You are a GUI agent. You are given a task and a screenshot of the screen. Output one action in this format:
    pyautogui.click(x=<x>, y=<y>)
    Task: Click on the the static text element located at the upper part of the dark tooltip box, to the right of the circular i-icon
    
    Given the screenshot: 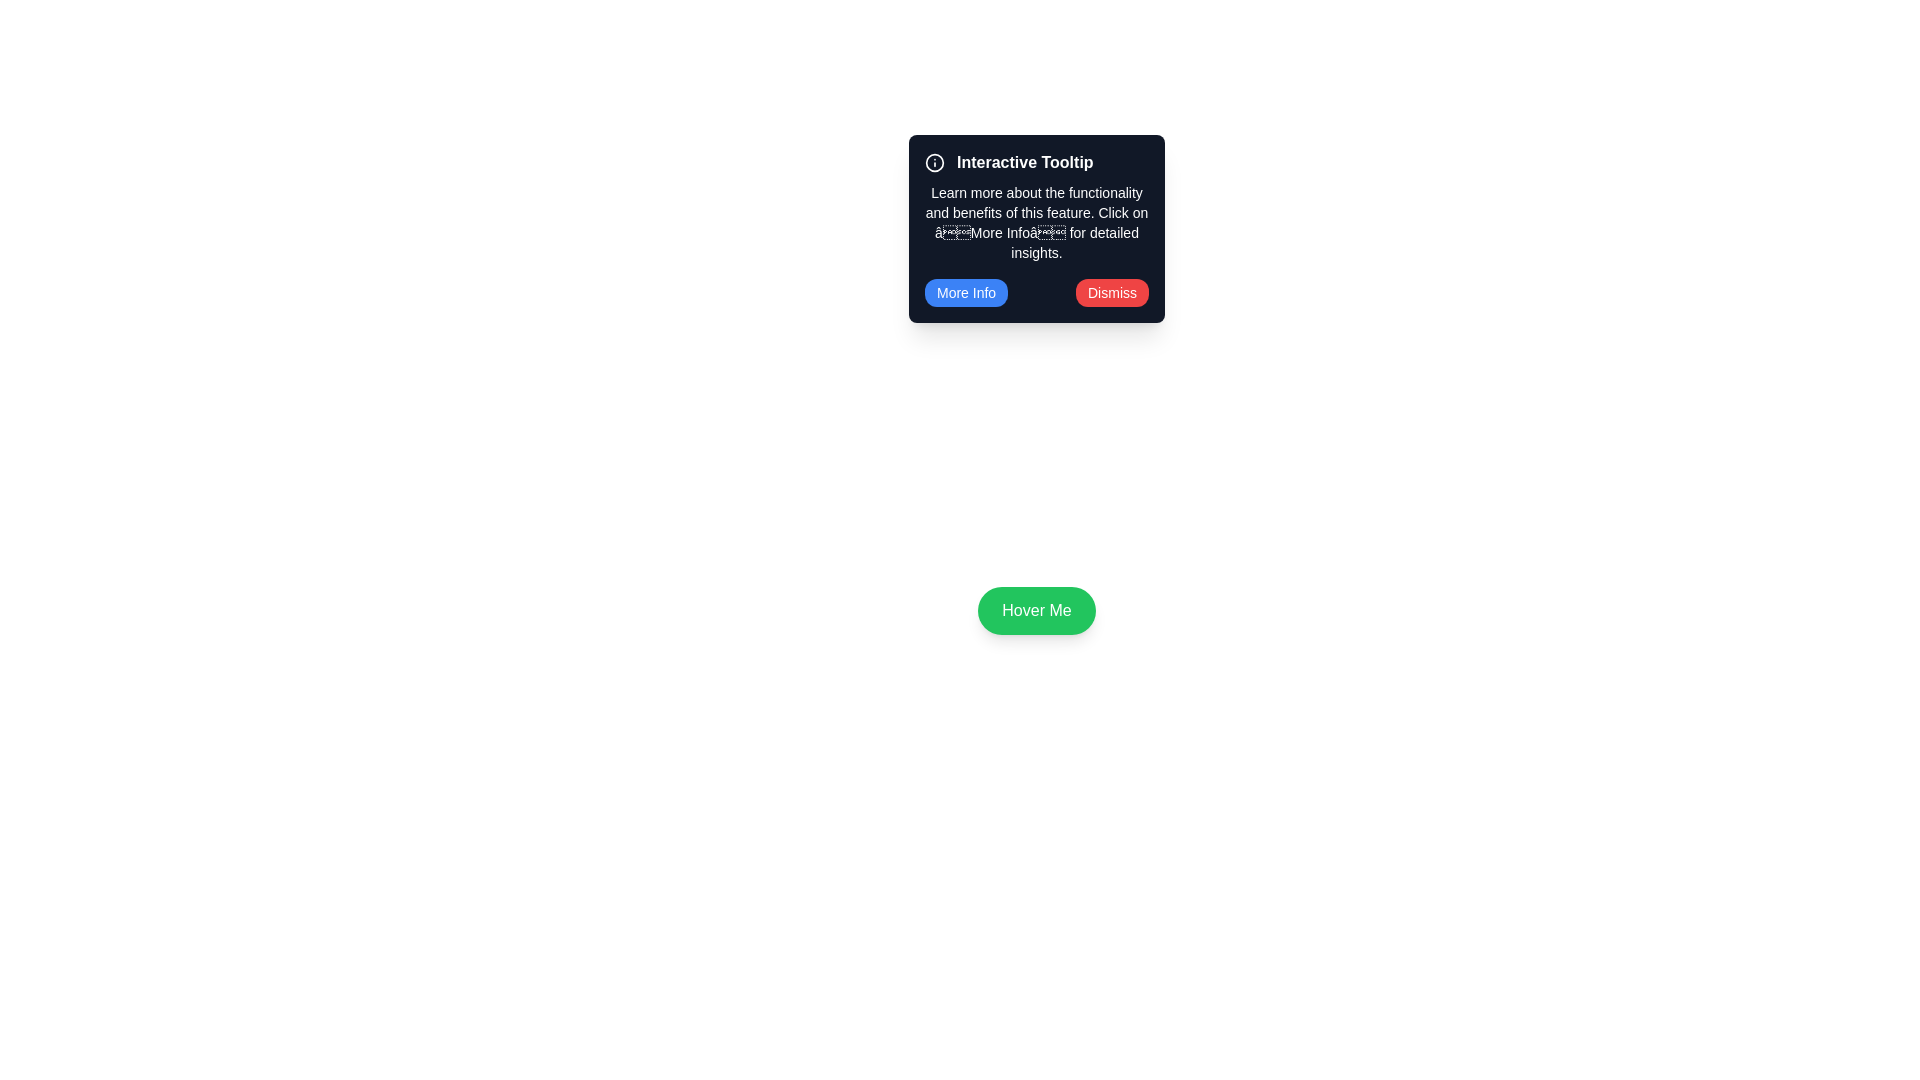 What is the action you would take?
    pyautogui.click(x=1025, y=161)
    